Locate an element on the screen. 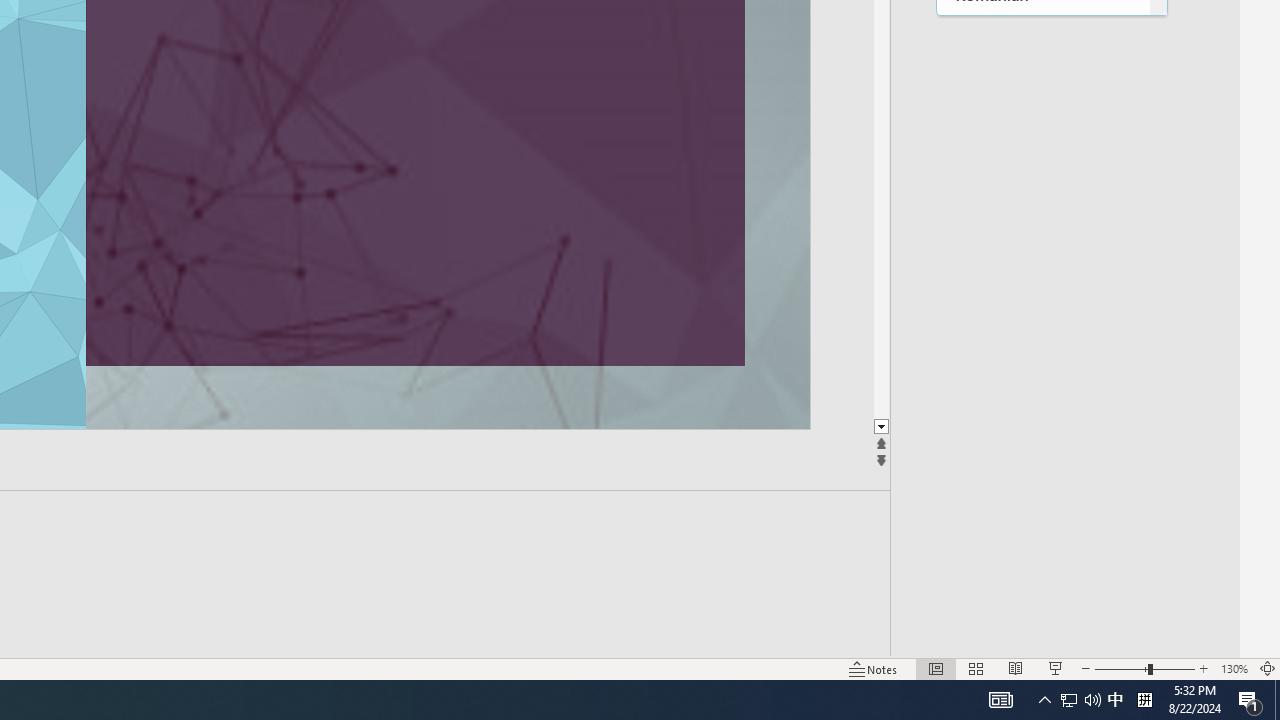  'Rundi' is located at coordinates (1042, 34).